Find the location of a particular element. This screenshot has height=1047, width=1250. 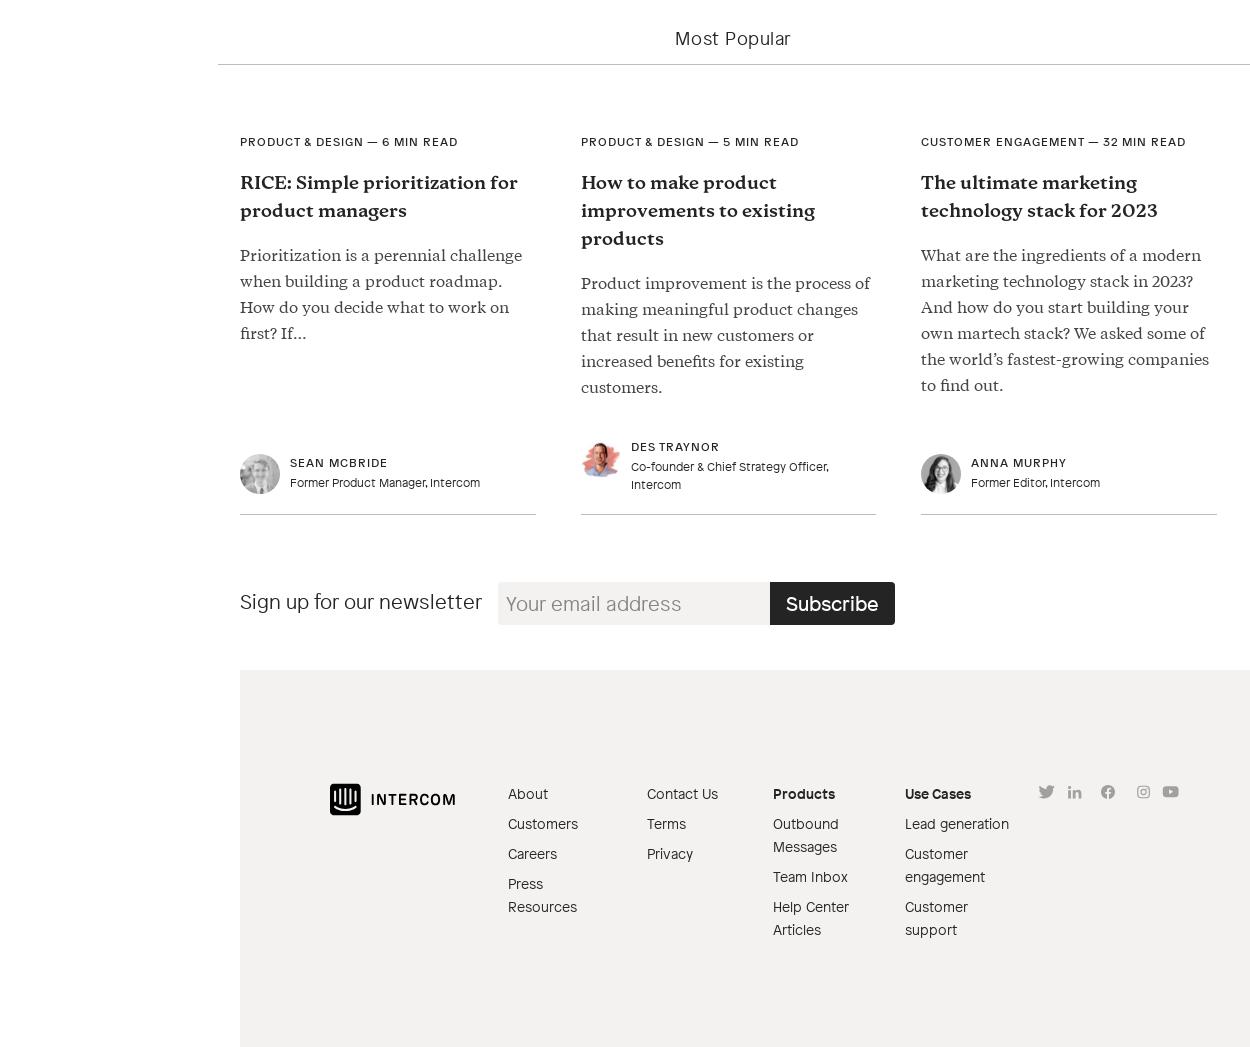

'Customer Engagement' is located at coordinates (921, 140).